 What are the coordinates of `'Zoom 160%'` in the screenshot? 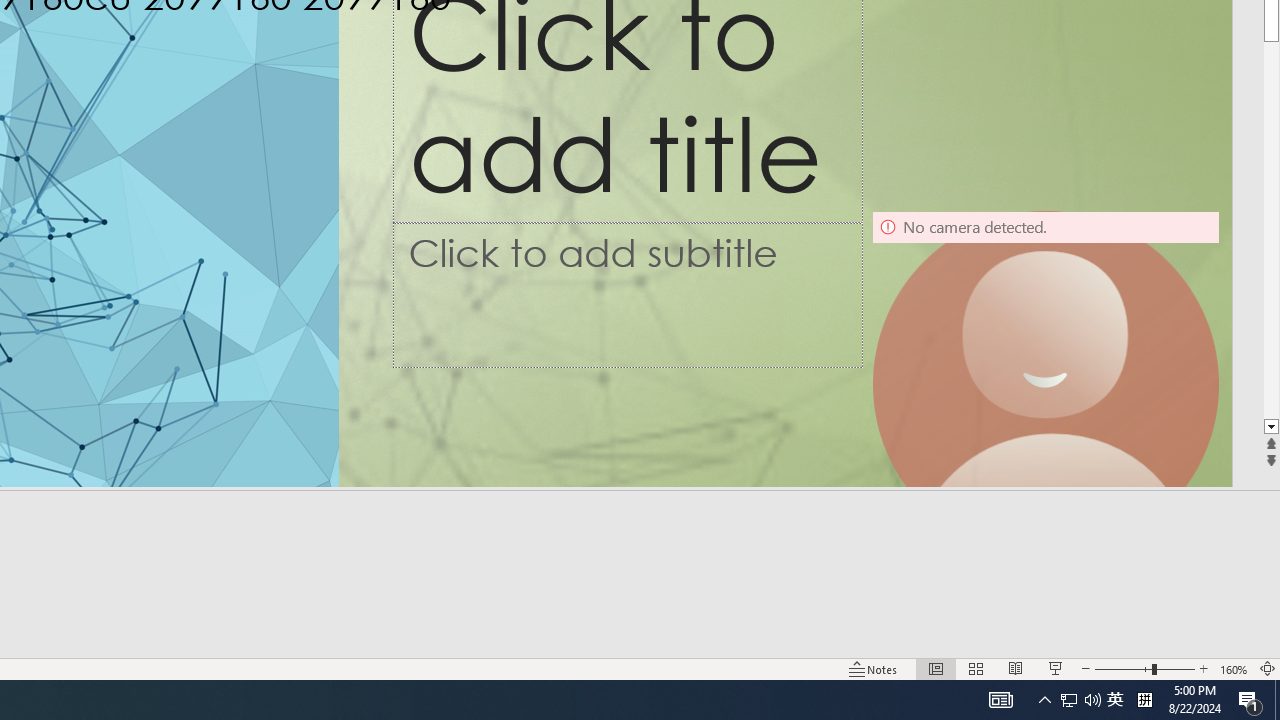 It's located at (1233, 669).